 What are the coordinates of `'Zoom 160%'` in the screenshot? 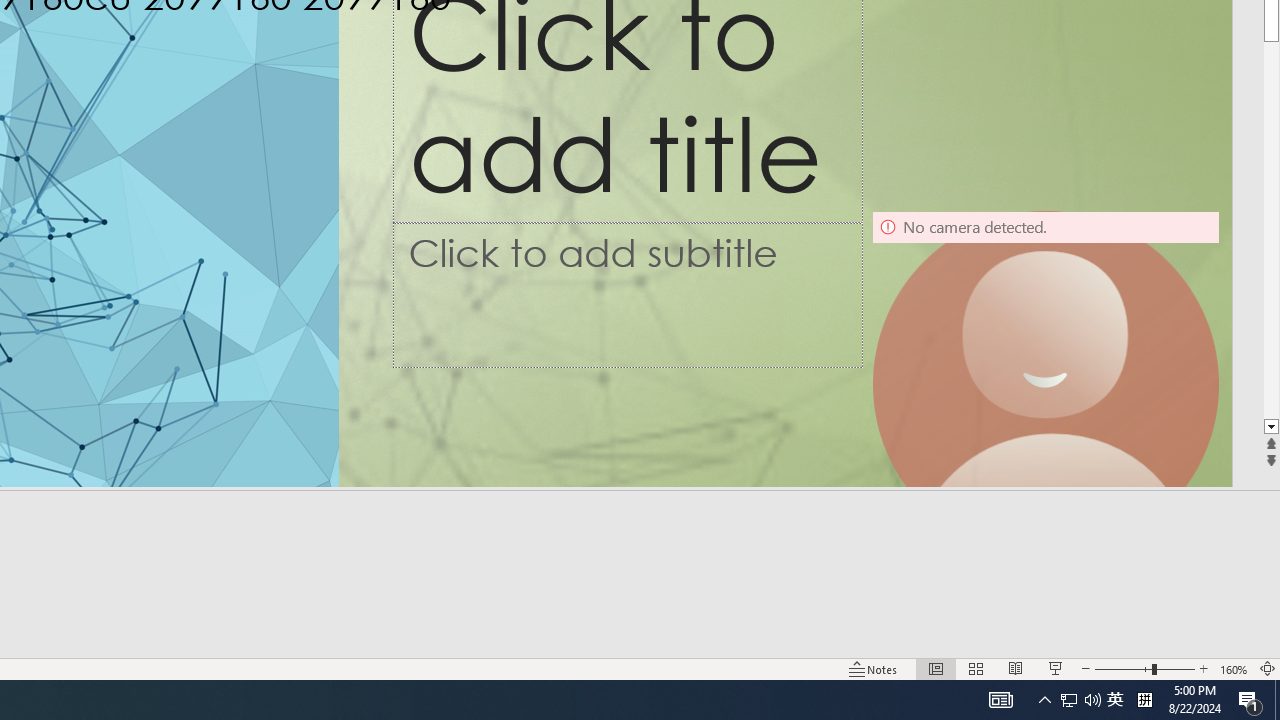 It's located at (1233, 669).